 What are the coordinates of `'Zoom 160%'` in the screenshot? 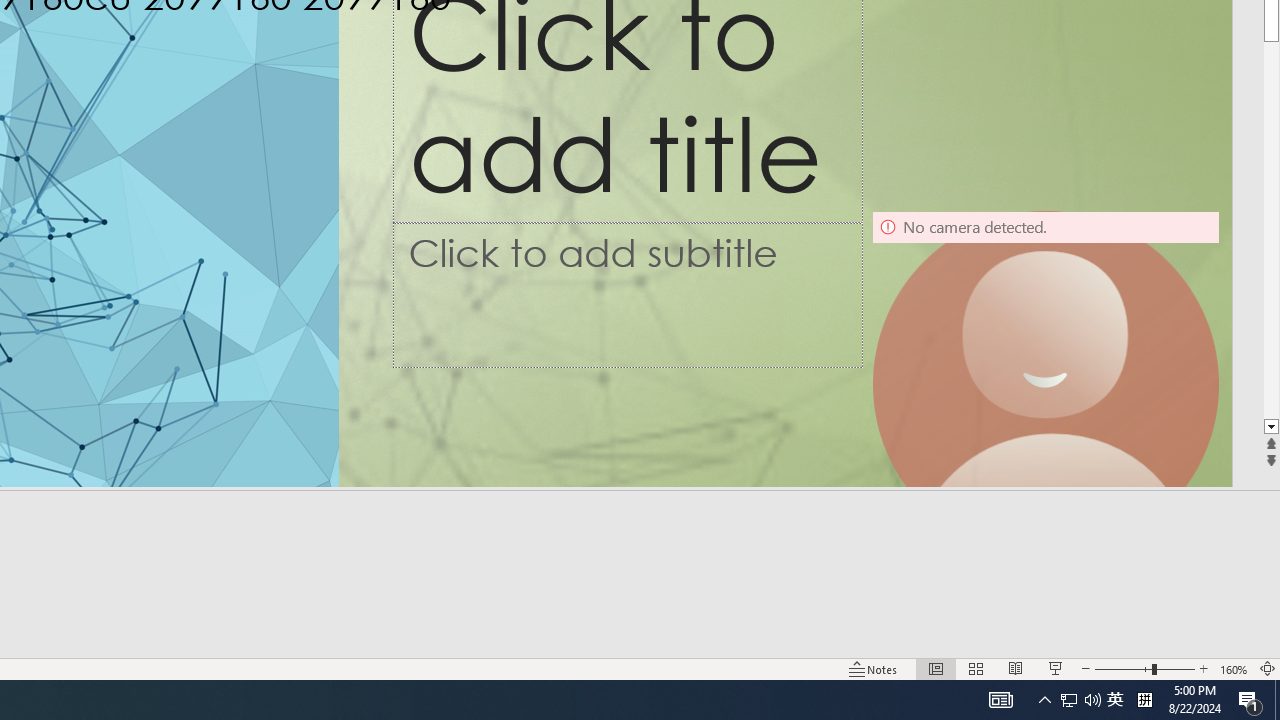 It's located at (1233, 669).